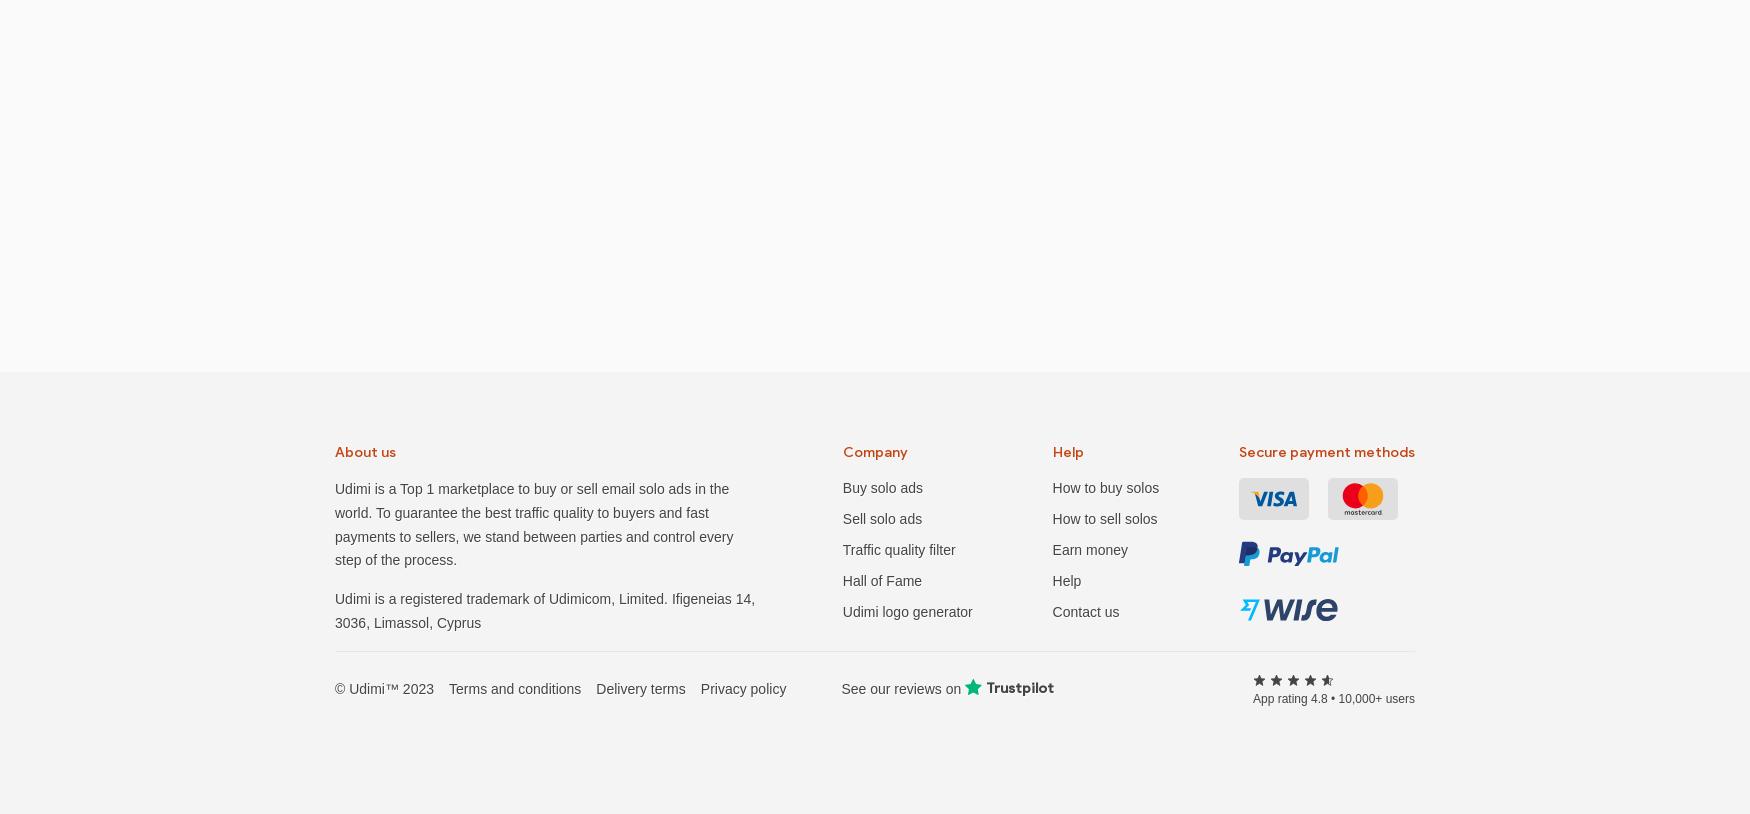  What do you see at coordinates (881, 518) in the screenshot?
I see `'Sell solo ads'` at bounding box center [881, 518].